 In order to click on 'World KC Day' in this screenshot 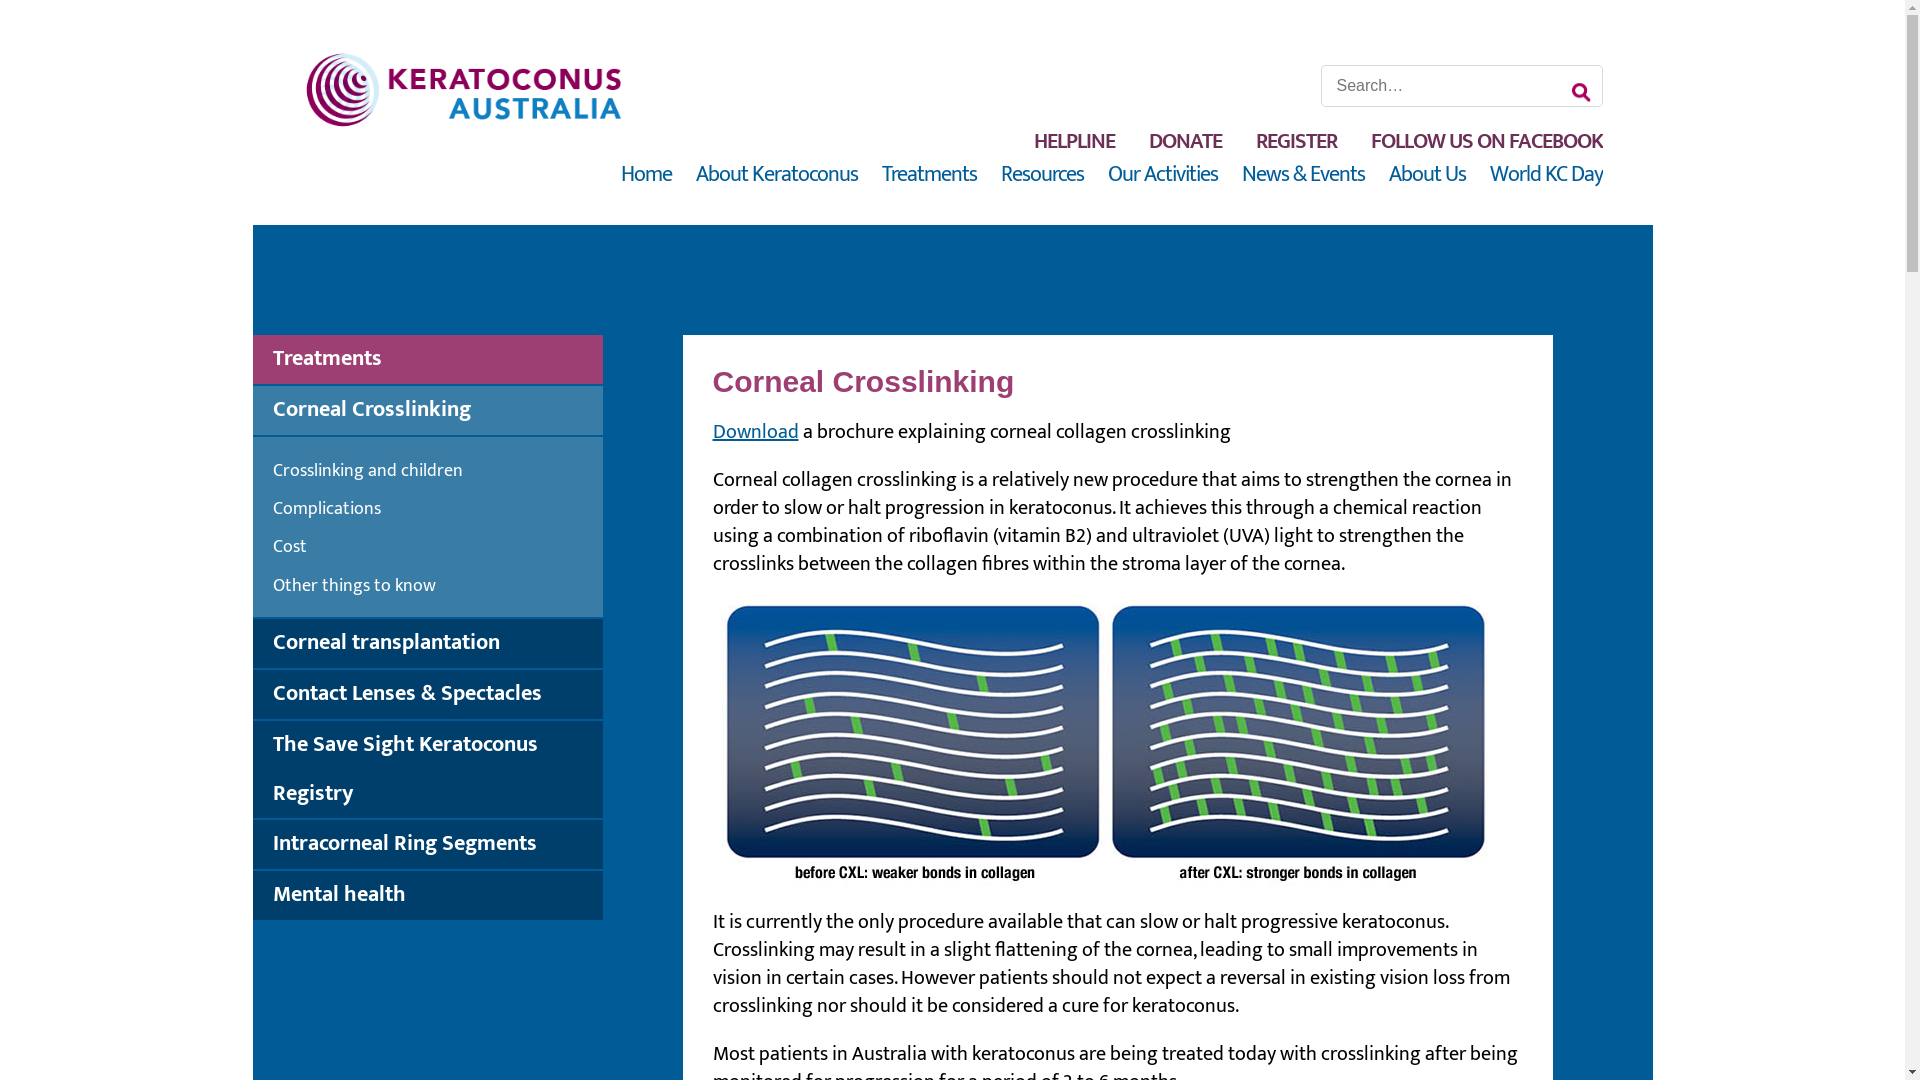, I will do `click(1545, 173)`.